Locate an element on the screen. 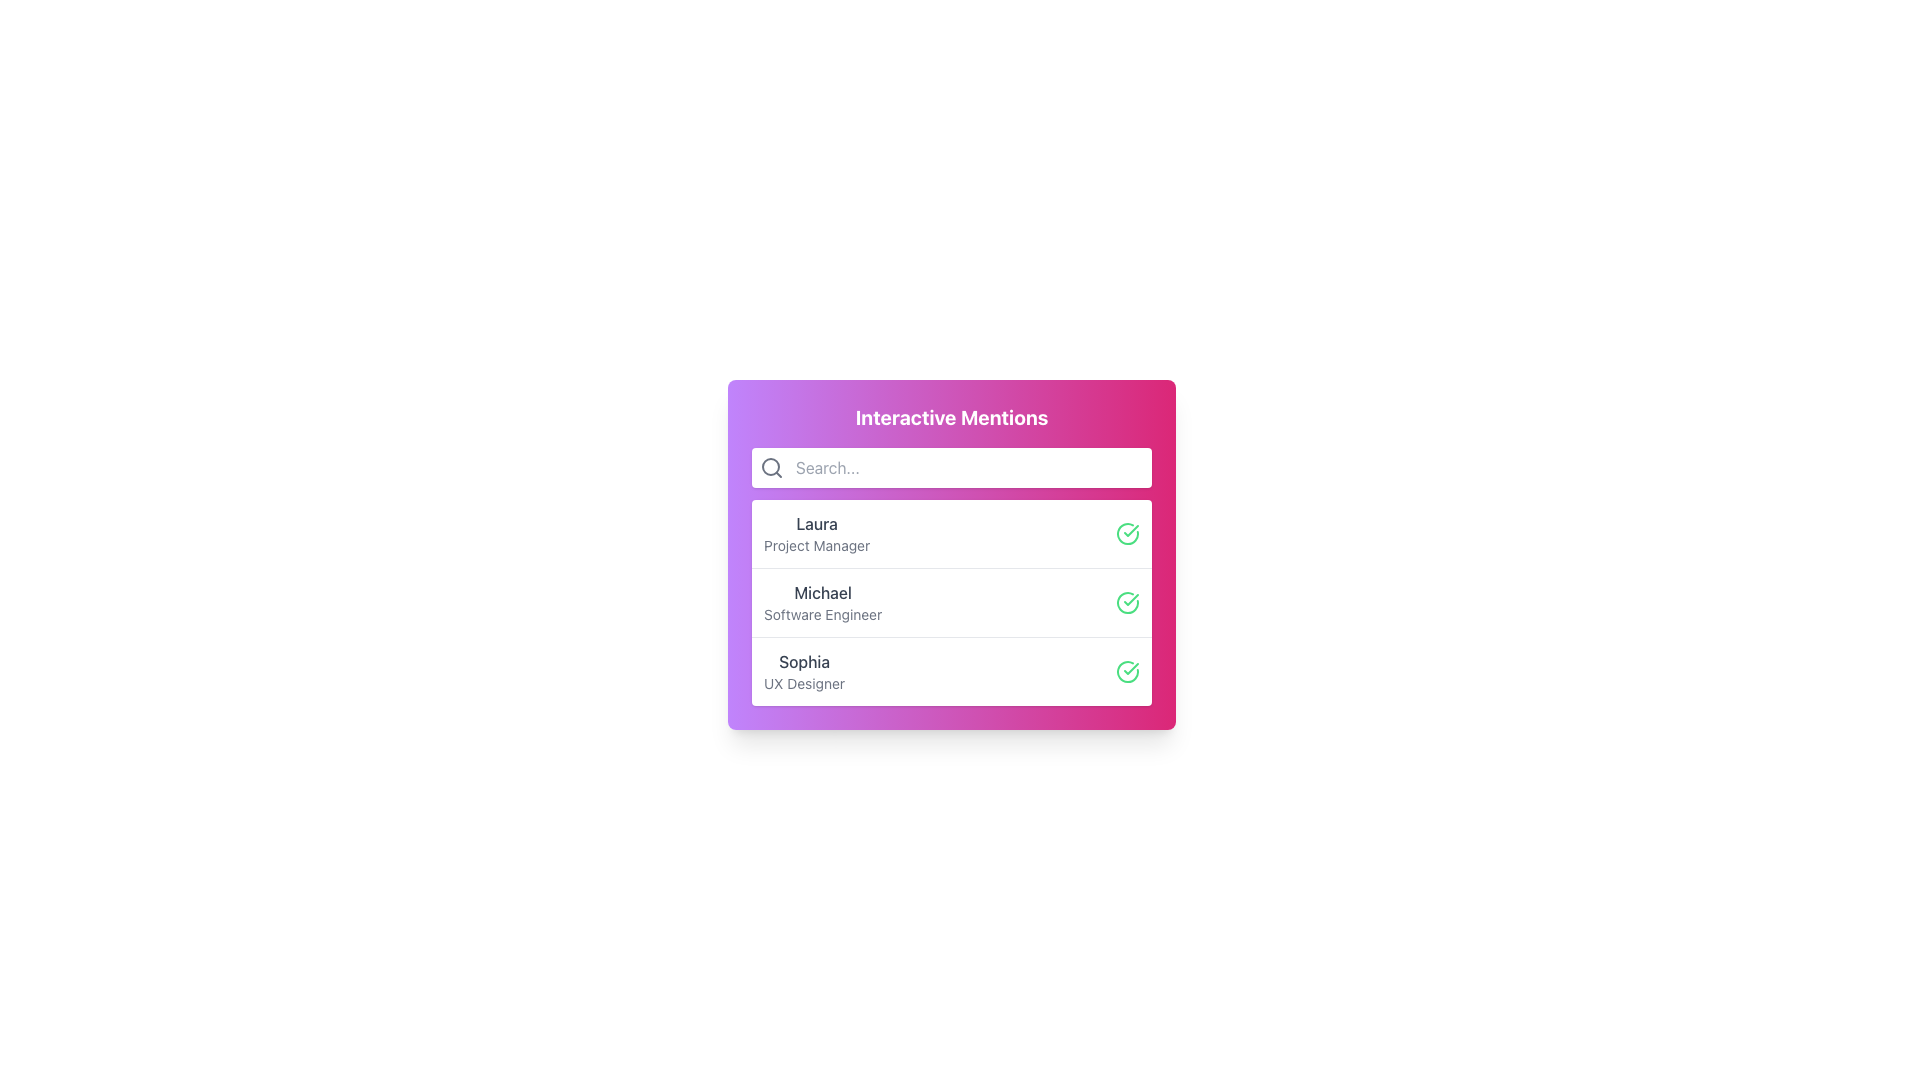 The image size is (1920, 1080). text from the composite text display element showing 'Laura' as the title and 'Project Manager' as the subtitle, located at the top of the list under the search bar is located at coordinates (817, 532).